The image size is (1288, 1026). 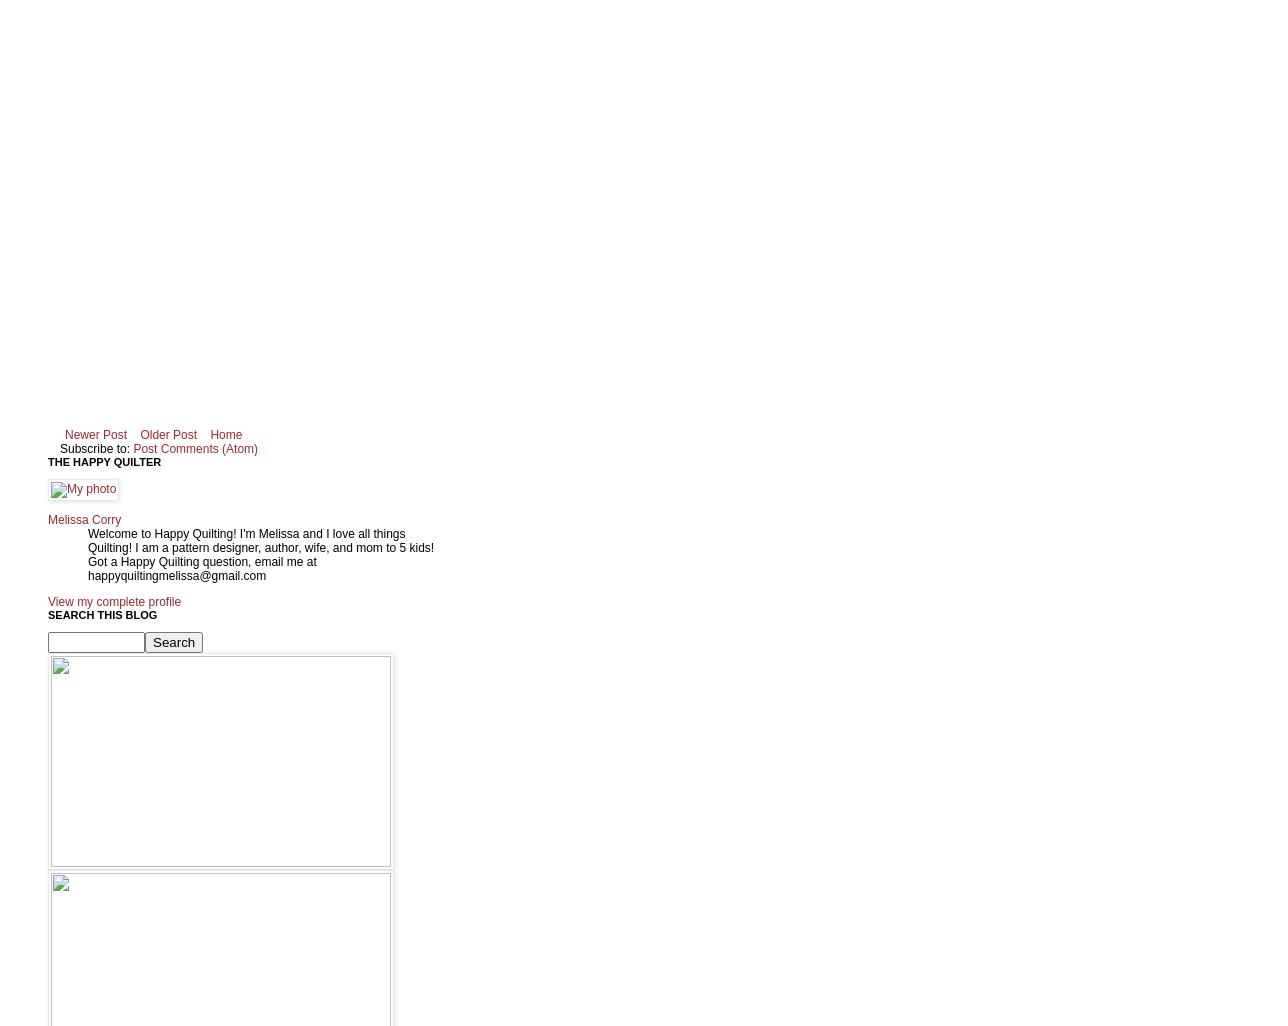 I want to click on 'Welcome to Happy Quilting!  I'm Melissa and I love all things Quilting!   I am a pattern designer, author, wife, and mom to 5 kids!  Got a Happy Quilting question, email me at happyquiltingmelissa@gmail.com', so click(x=260, y=554).